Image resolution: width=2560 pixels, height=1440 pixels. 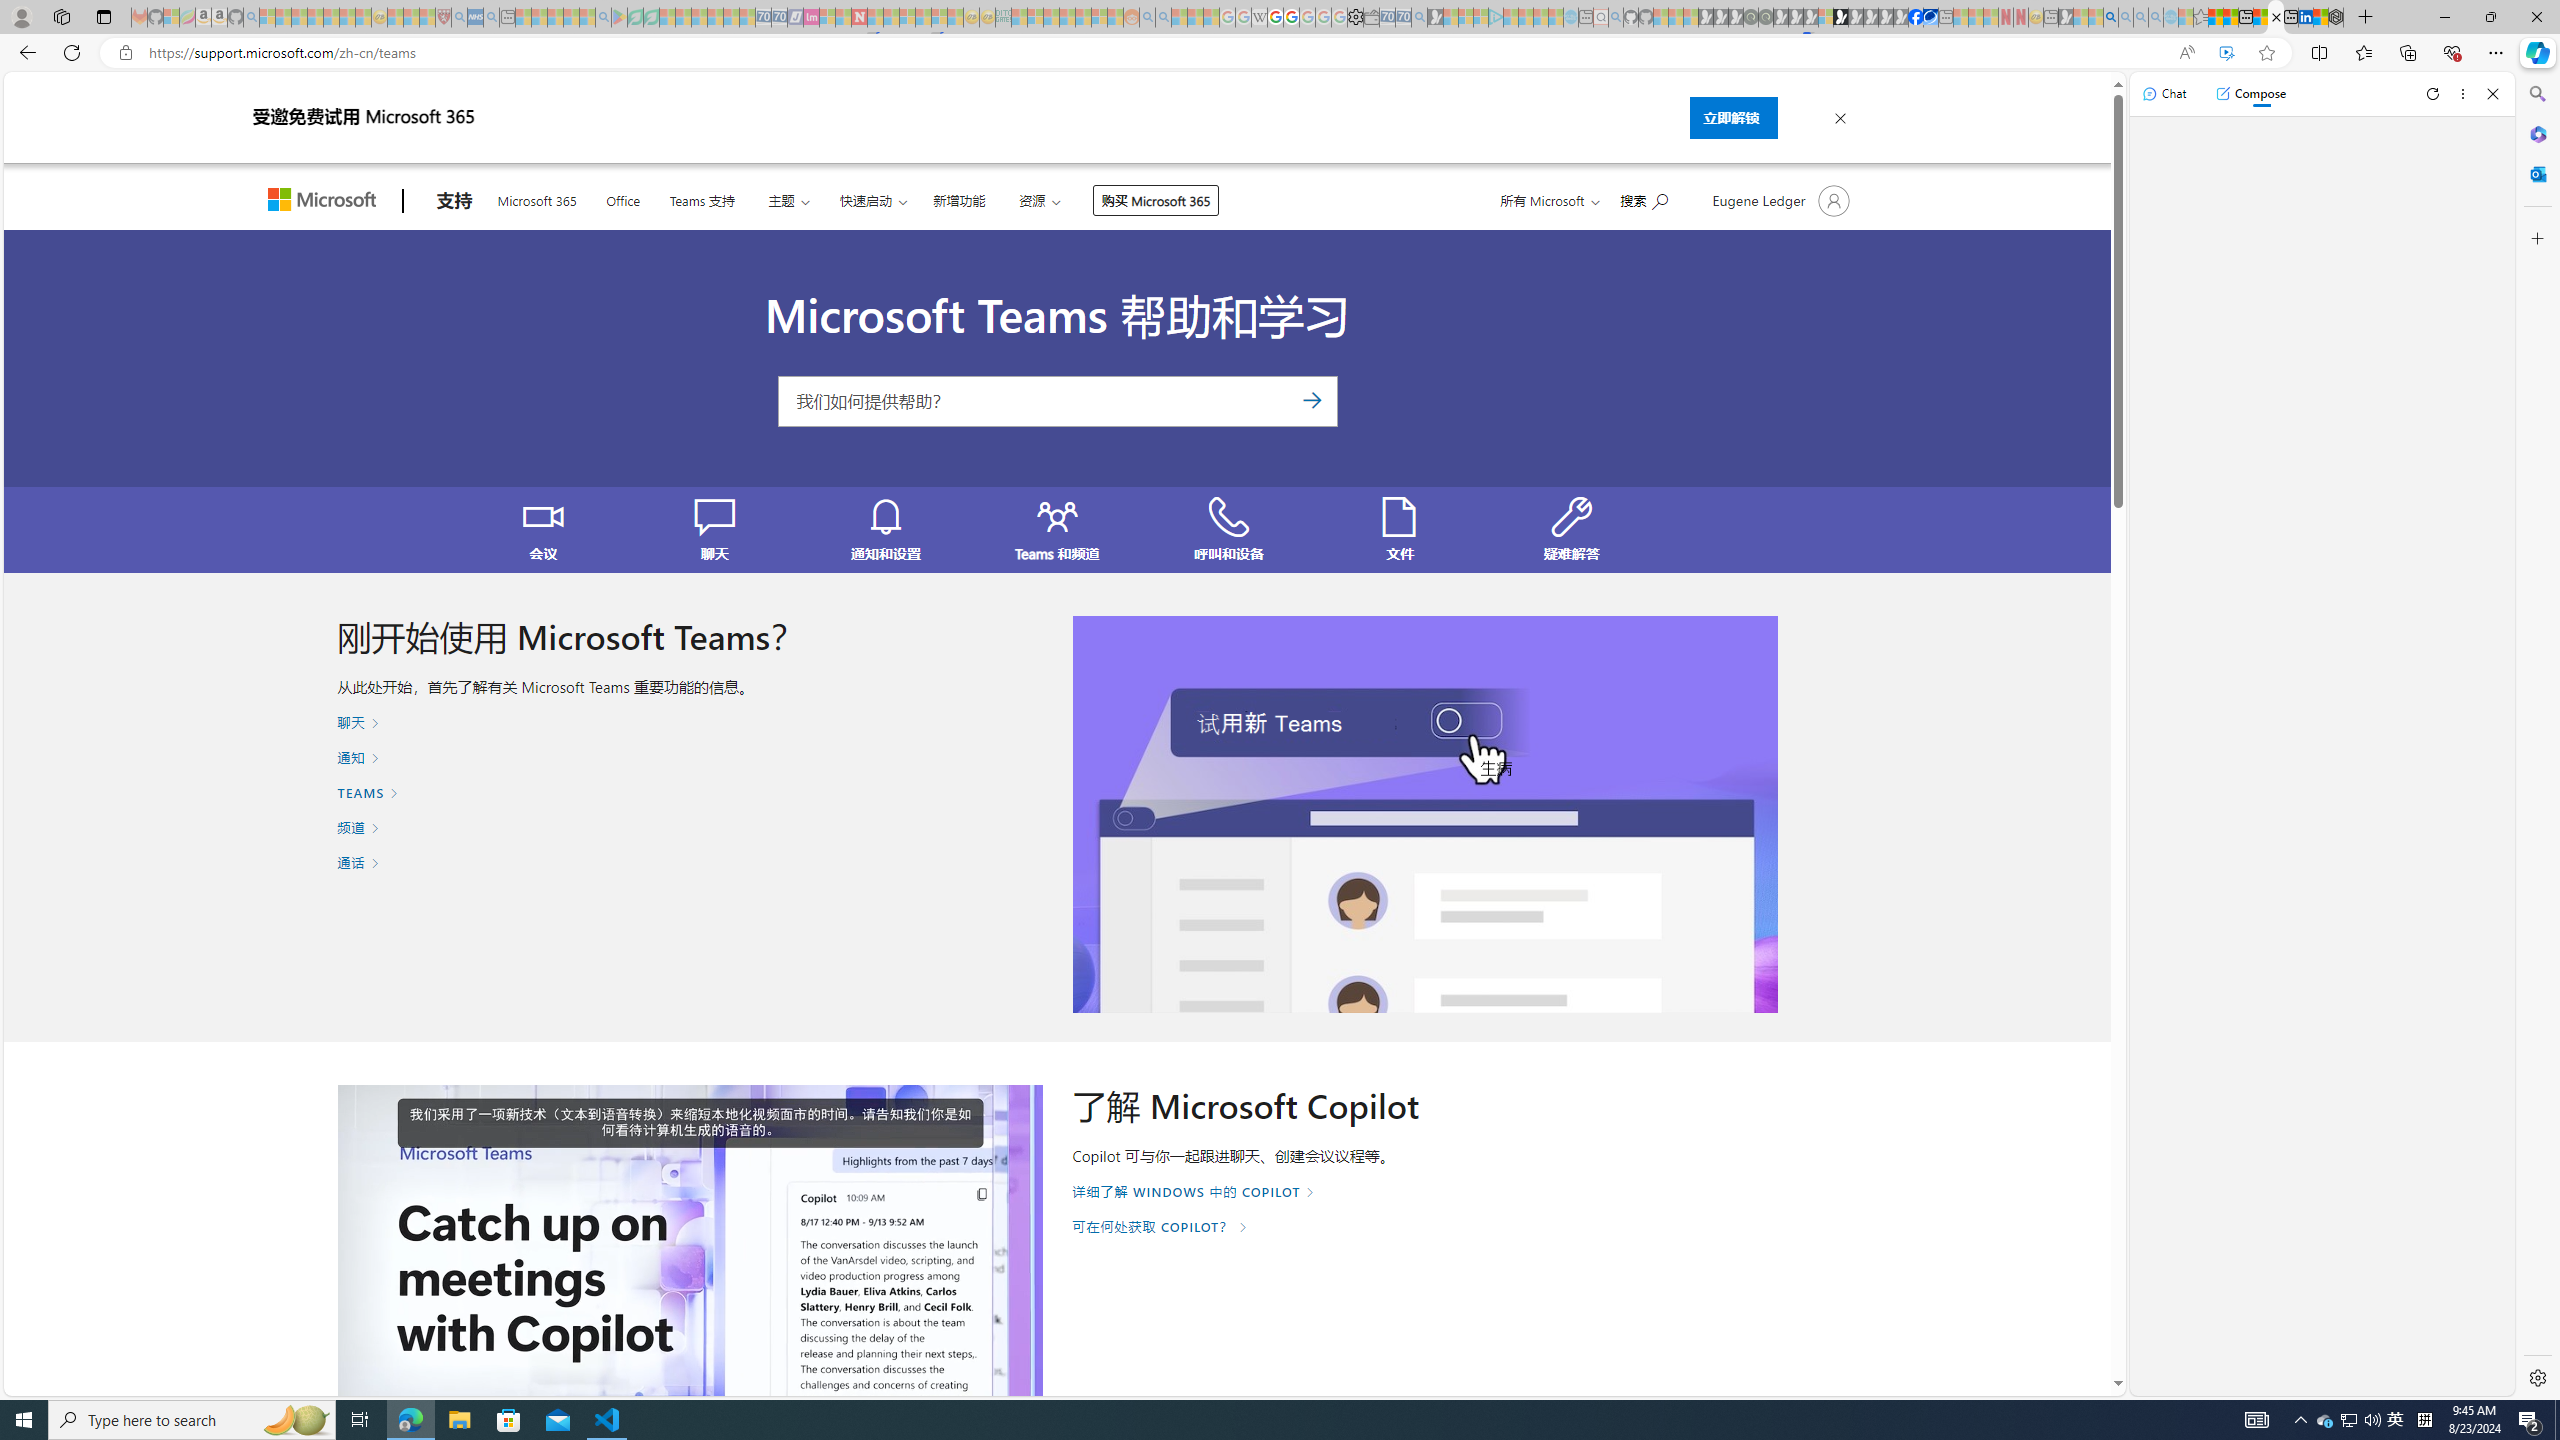 I want to click on 'Latest Politics News & Archive | Newsweek.com - Sleeping', so click(x=857, y=16).